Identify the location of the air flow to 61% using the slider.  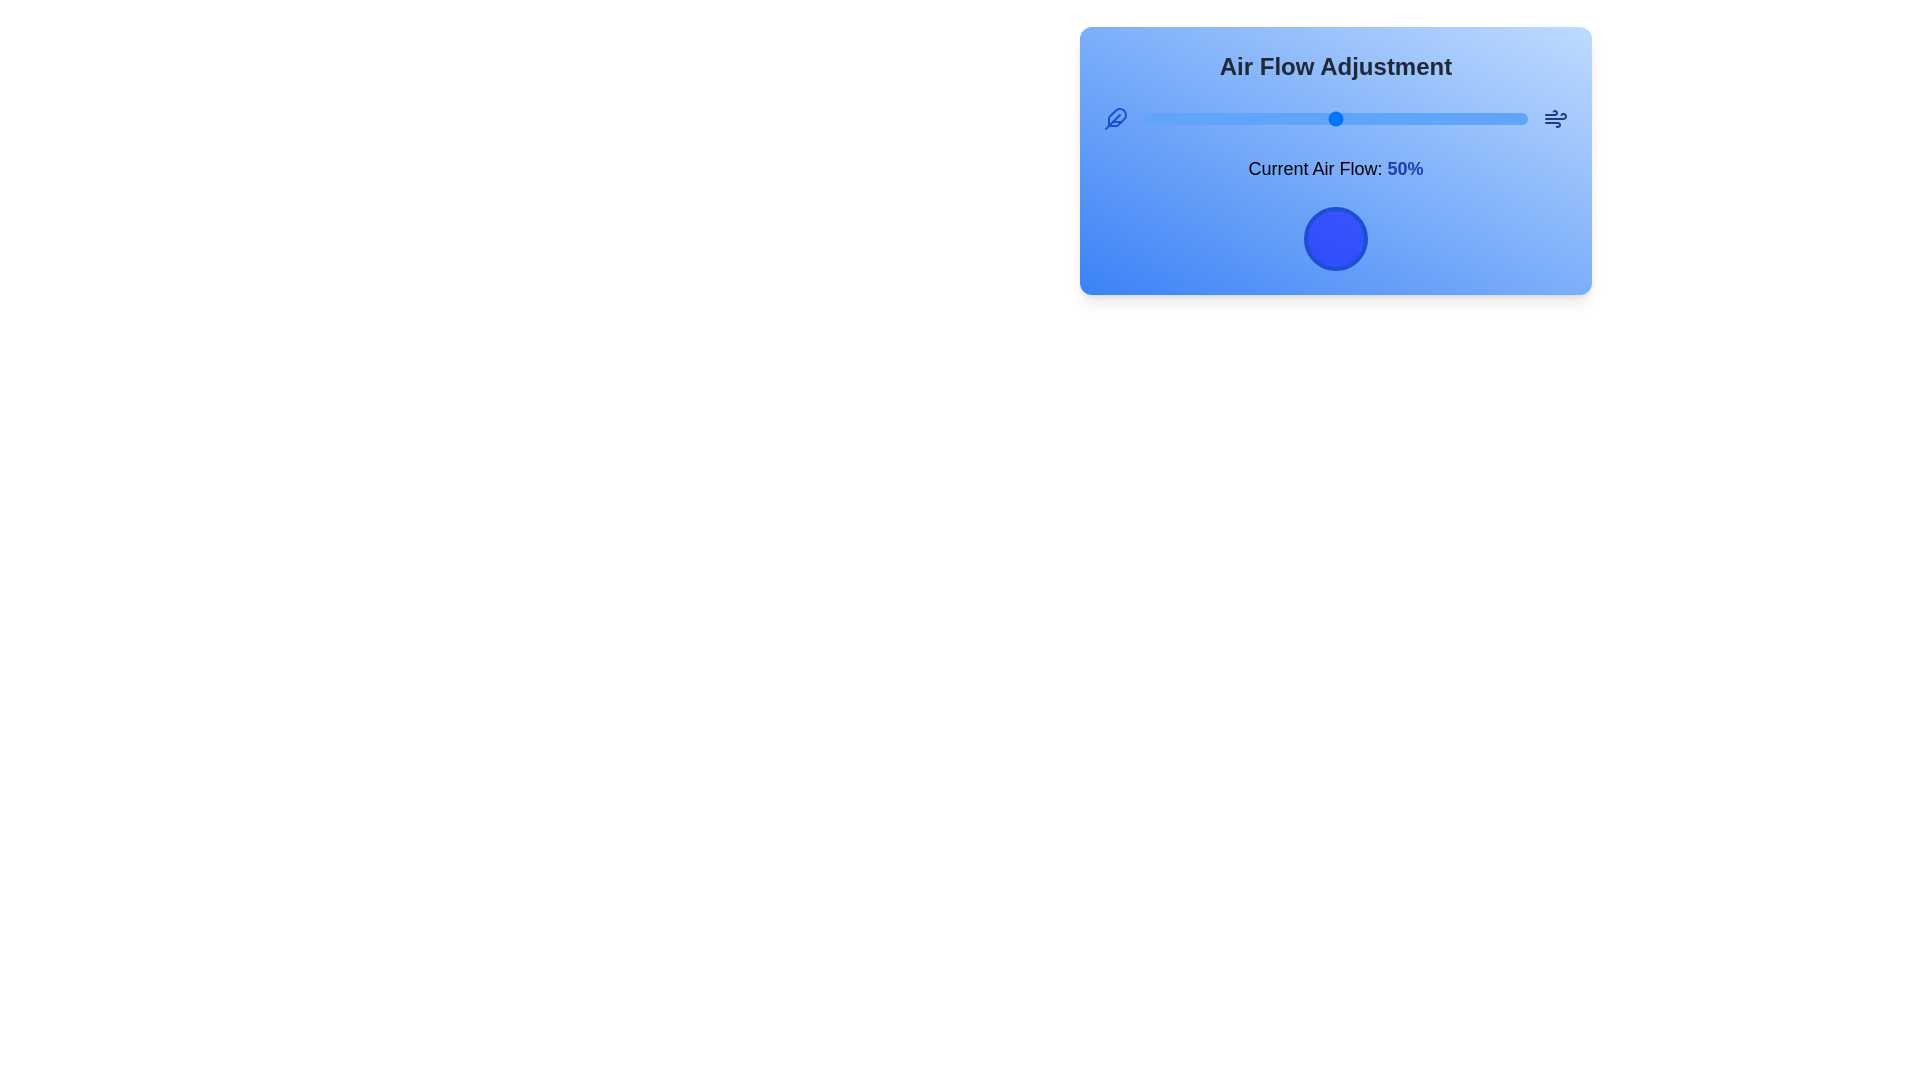
(1377, 119).